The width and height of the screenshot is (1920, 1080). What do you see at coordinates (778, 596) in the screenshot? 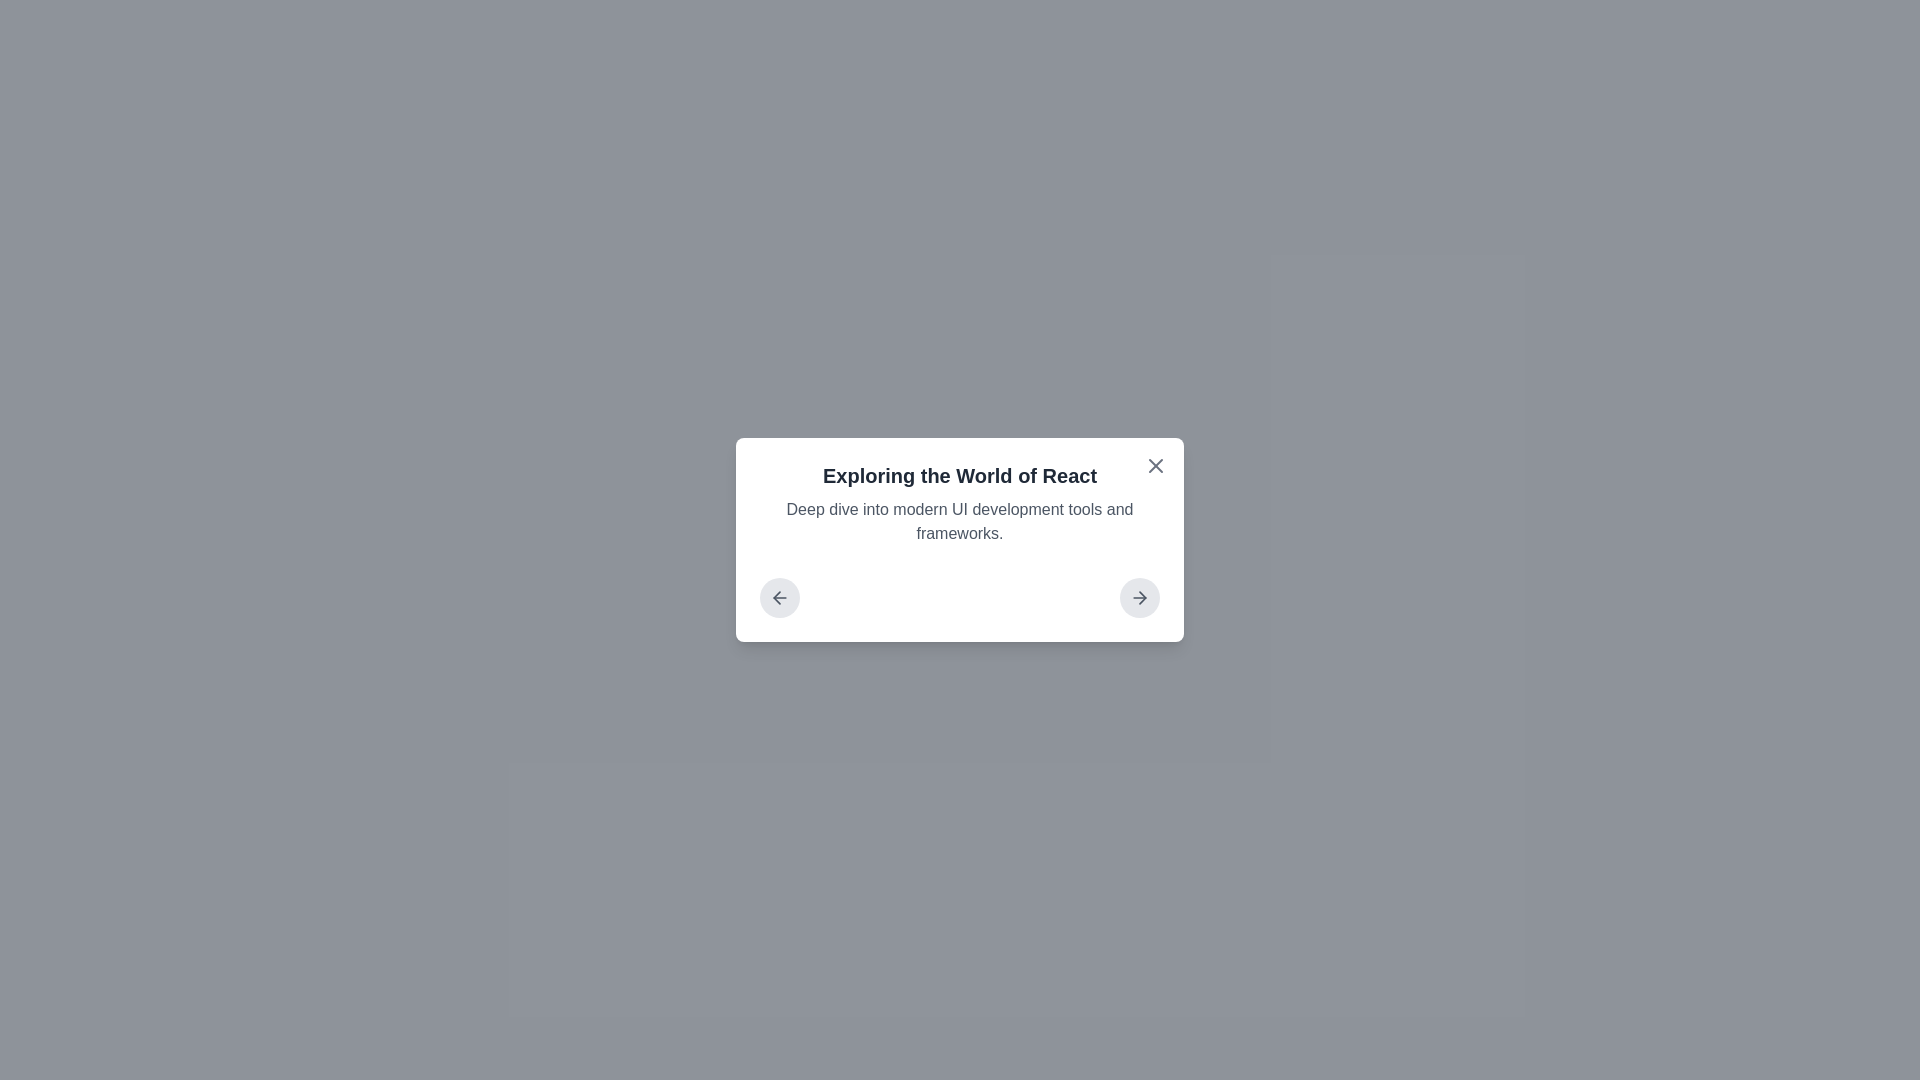
I see `the back navigation icon located in the top-left corner of the circular button at the bottom-left area of the modal dialogue titled 'Exploring the World of React'` at bounding box center [778, 596].